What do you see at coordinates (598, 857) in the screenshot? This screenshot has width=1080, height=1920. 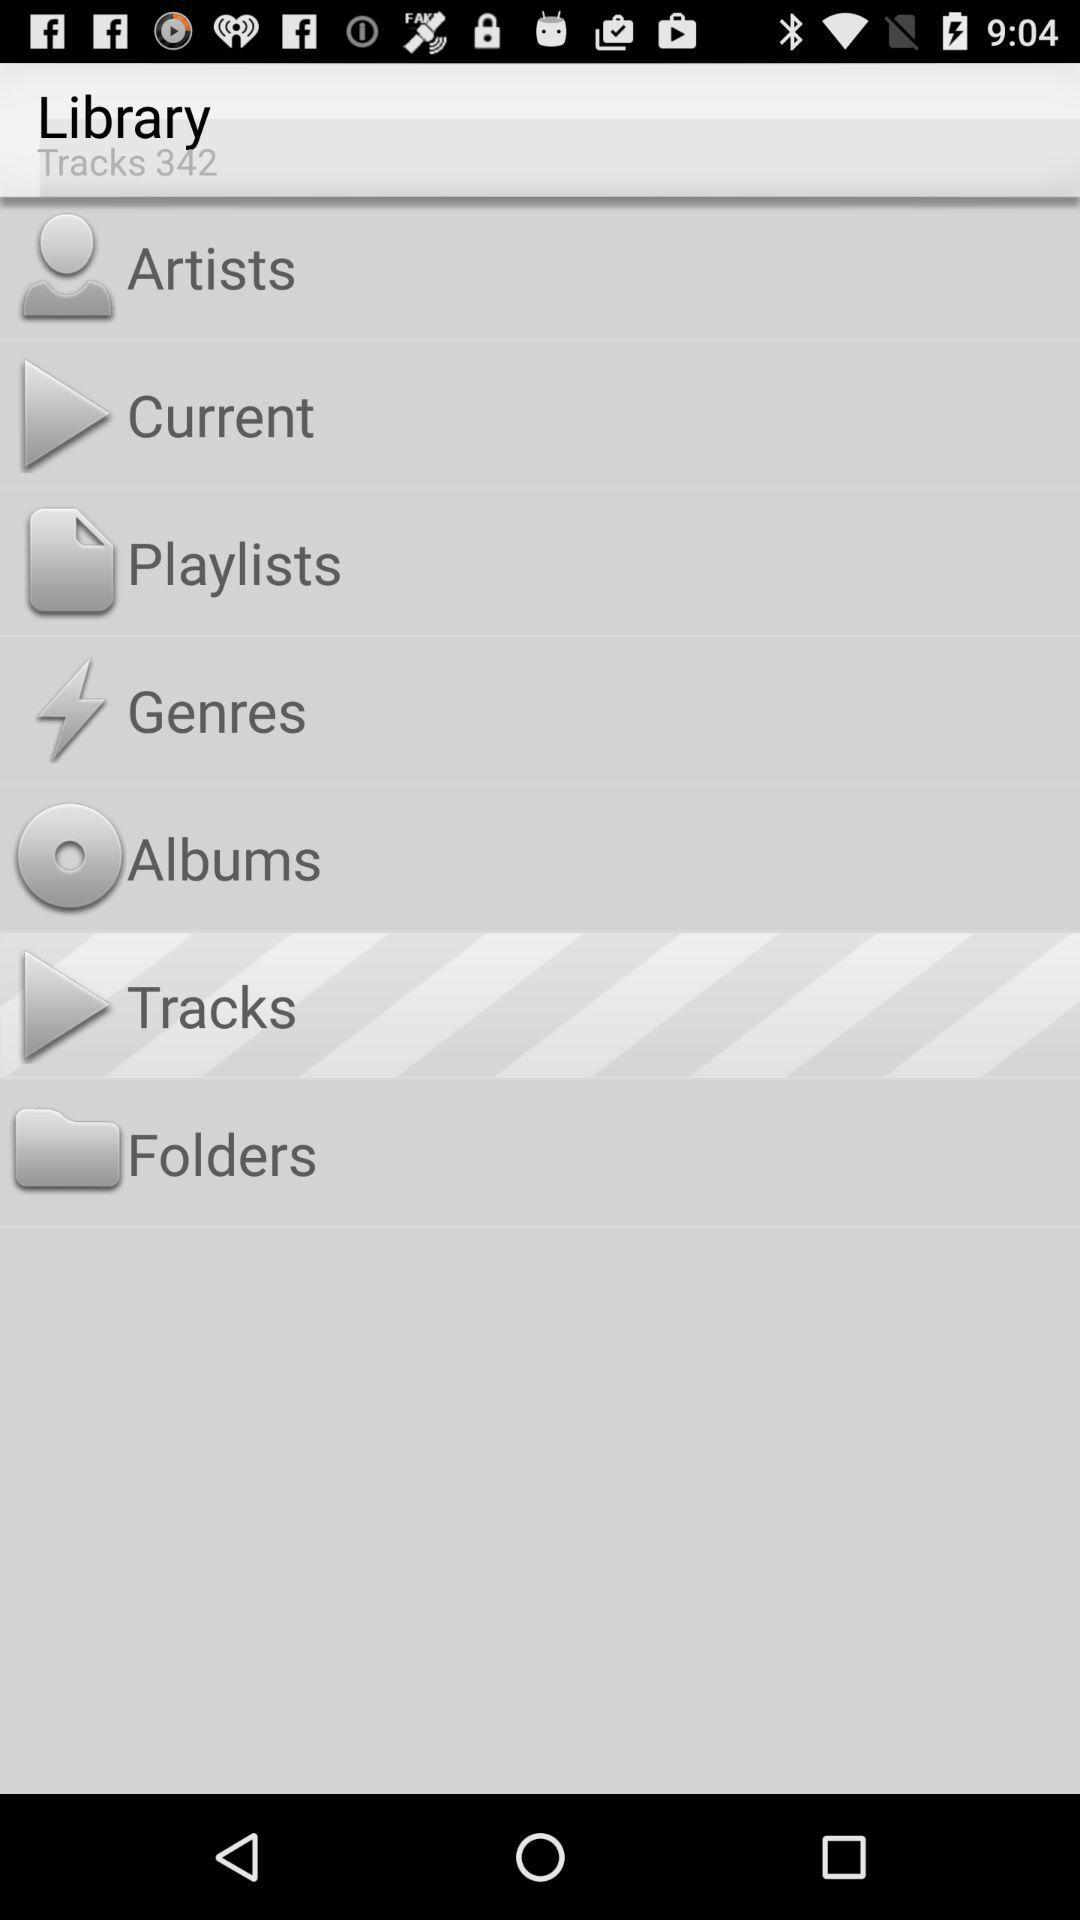 I see `the albums icon` at bounding box center [598, 857].